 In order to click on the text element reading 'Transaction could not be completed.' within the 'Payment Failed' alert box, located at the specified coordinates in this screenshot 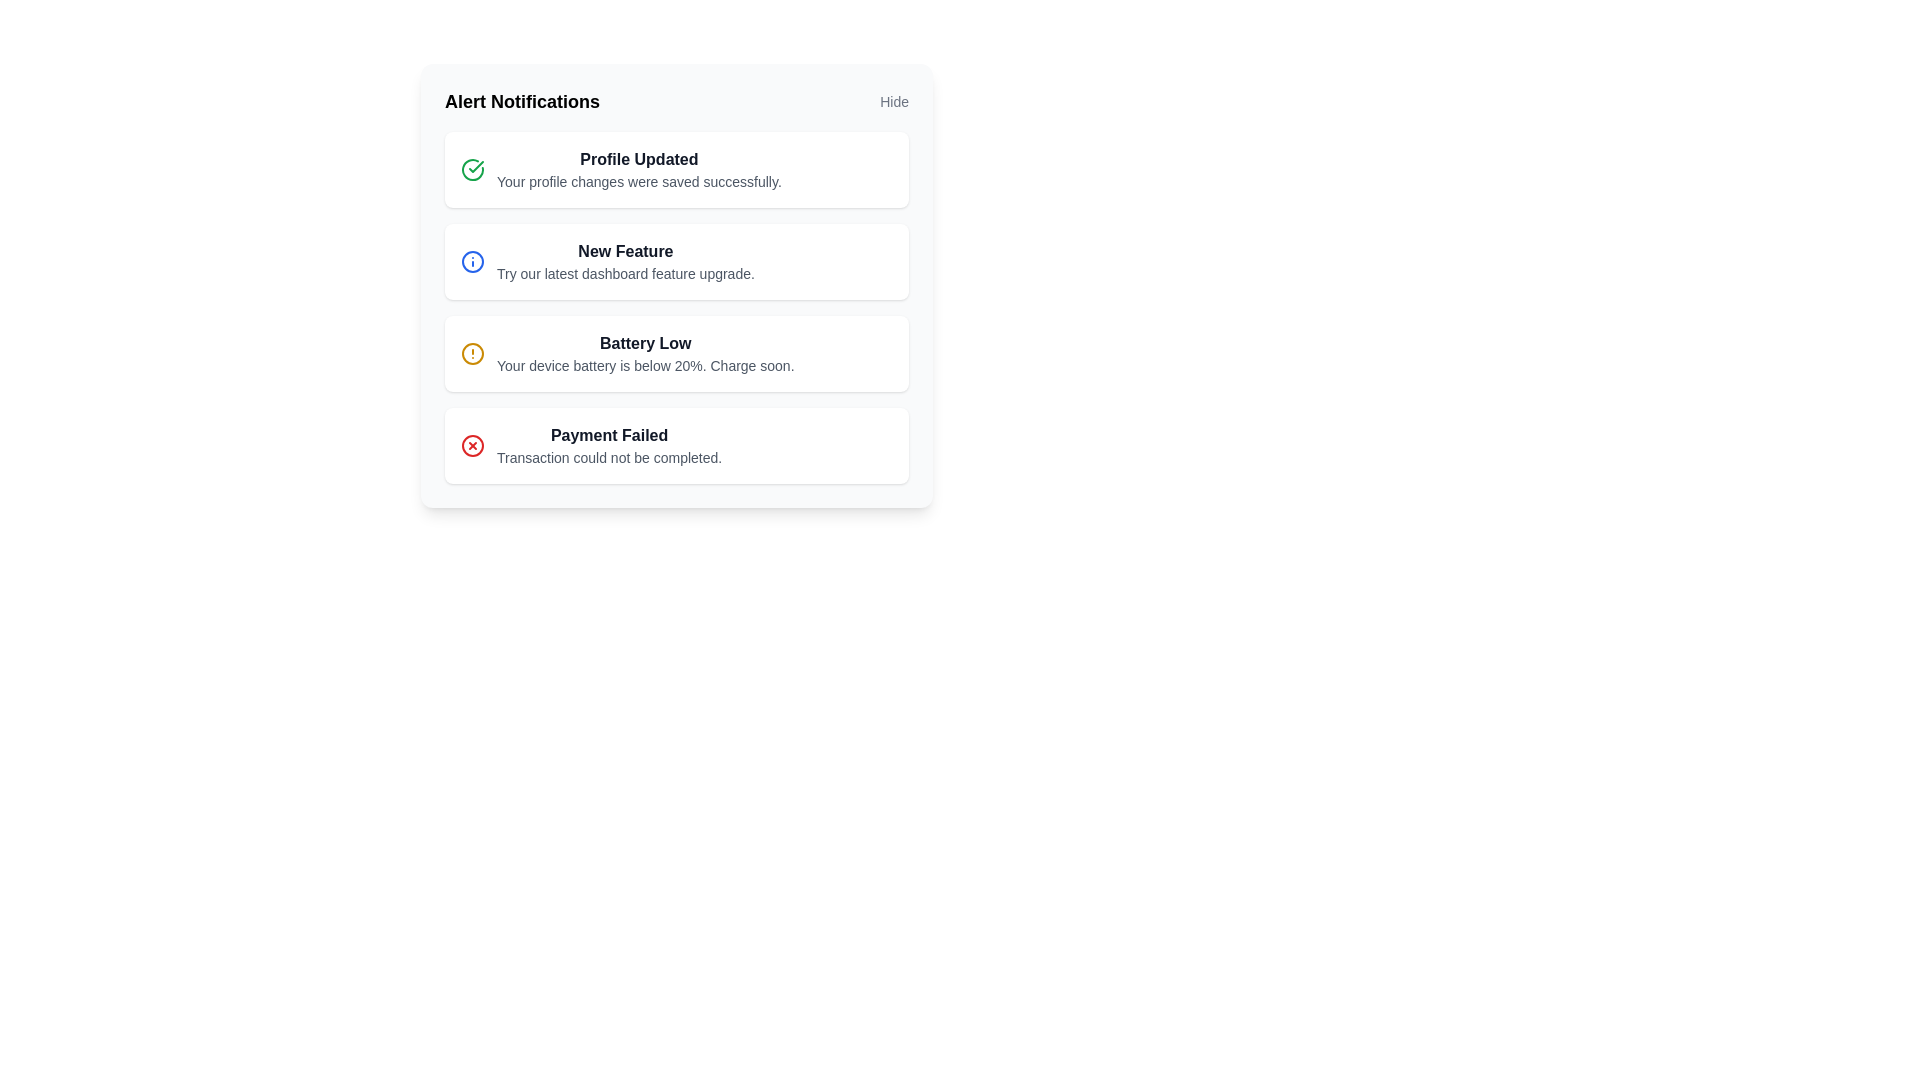, I will do `click(608, 458)`.